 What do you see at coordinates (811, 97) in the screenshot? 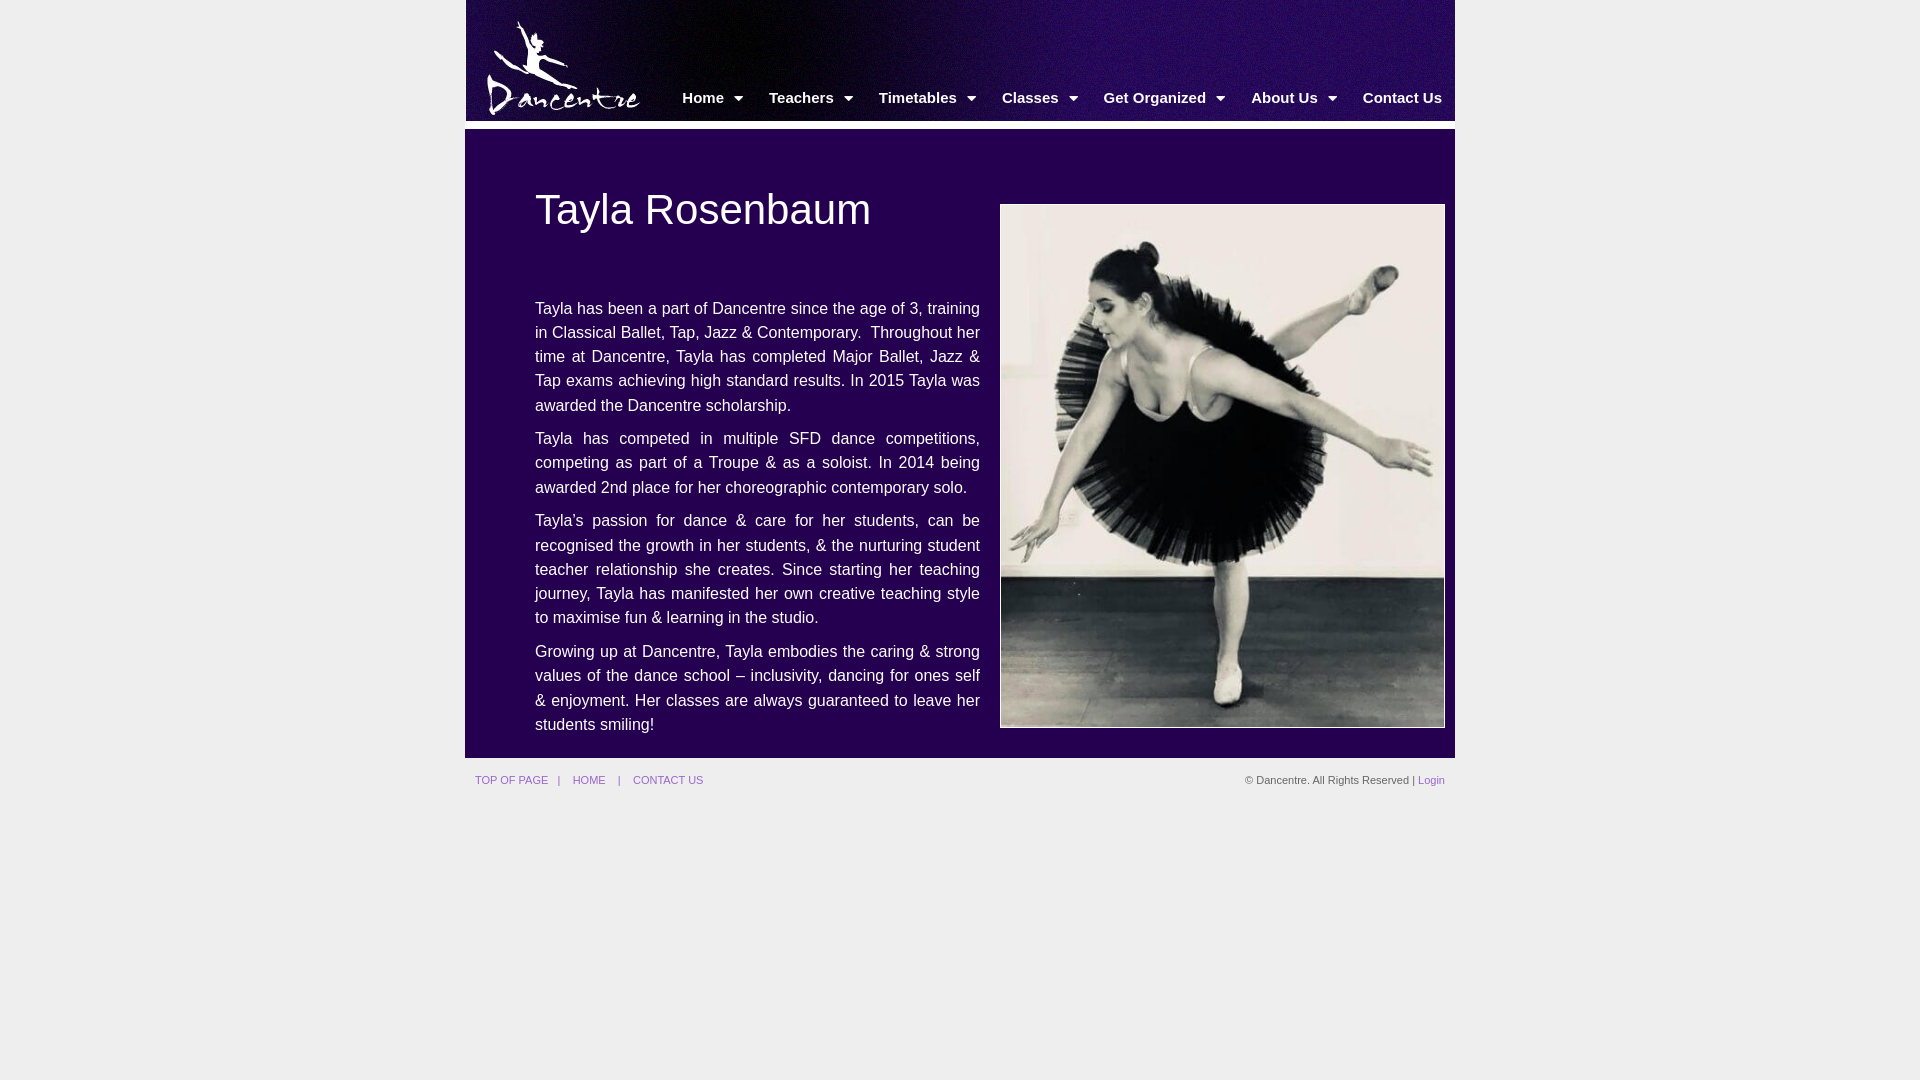
I see `'Teachers'` at bounding box center [811, 97].